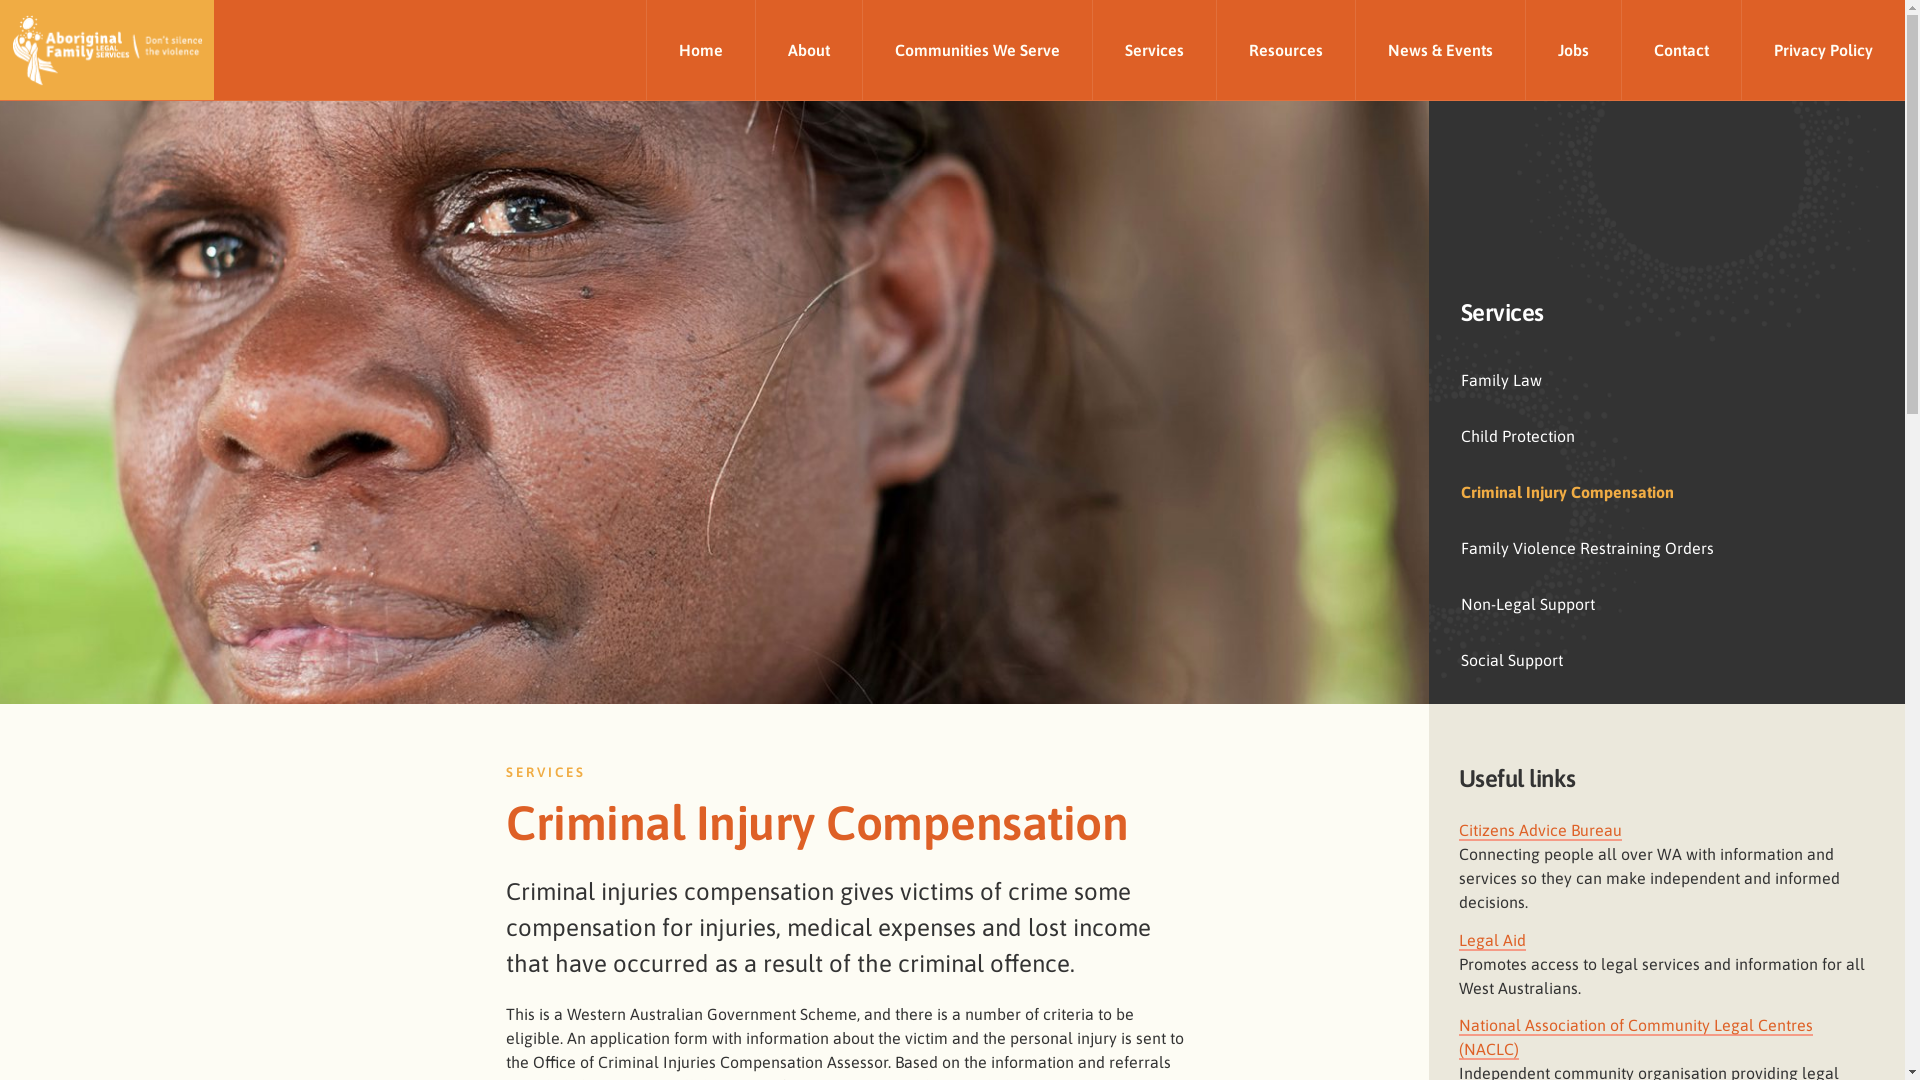  I want to click on 'Social Support', so click(1666, 659).